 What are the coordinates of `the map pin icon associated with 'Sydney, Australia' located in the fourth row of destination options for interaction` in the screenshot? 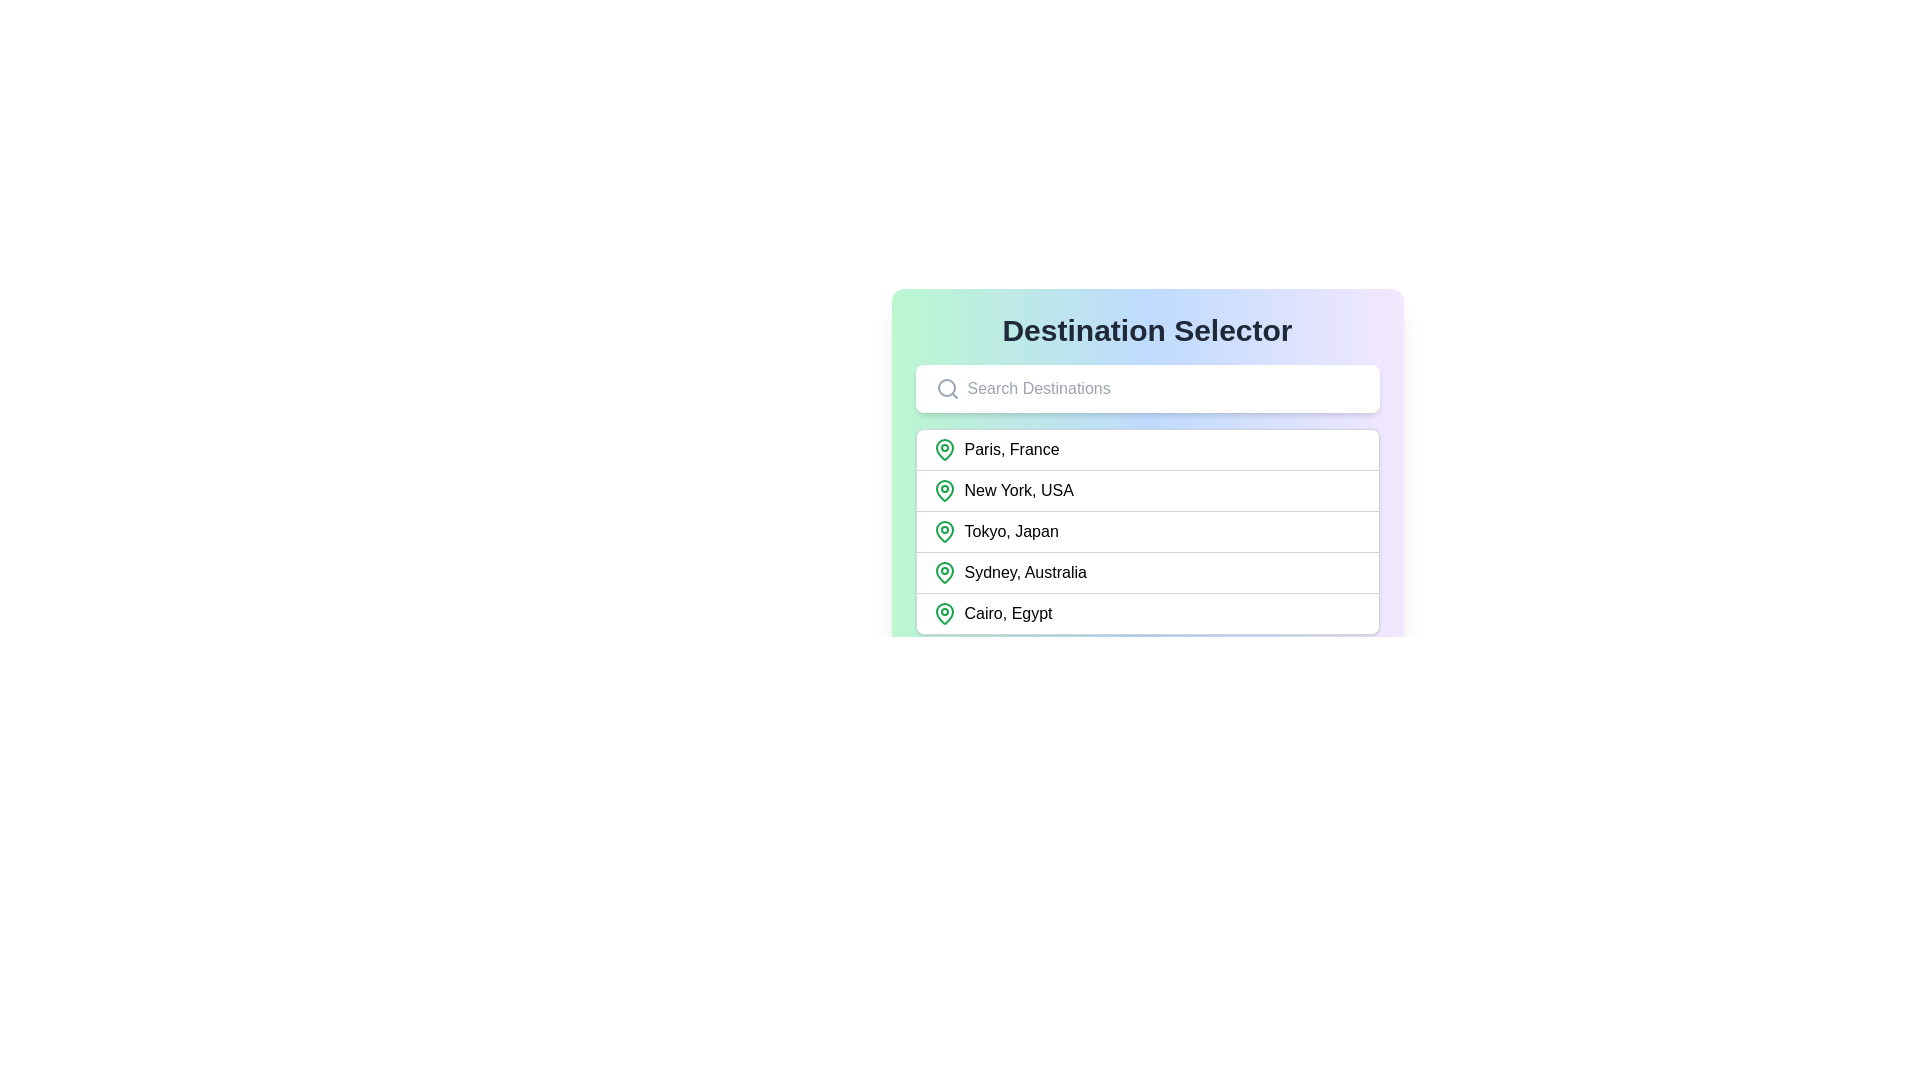 It's located at (943, 573).